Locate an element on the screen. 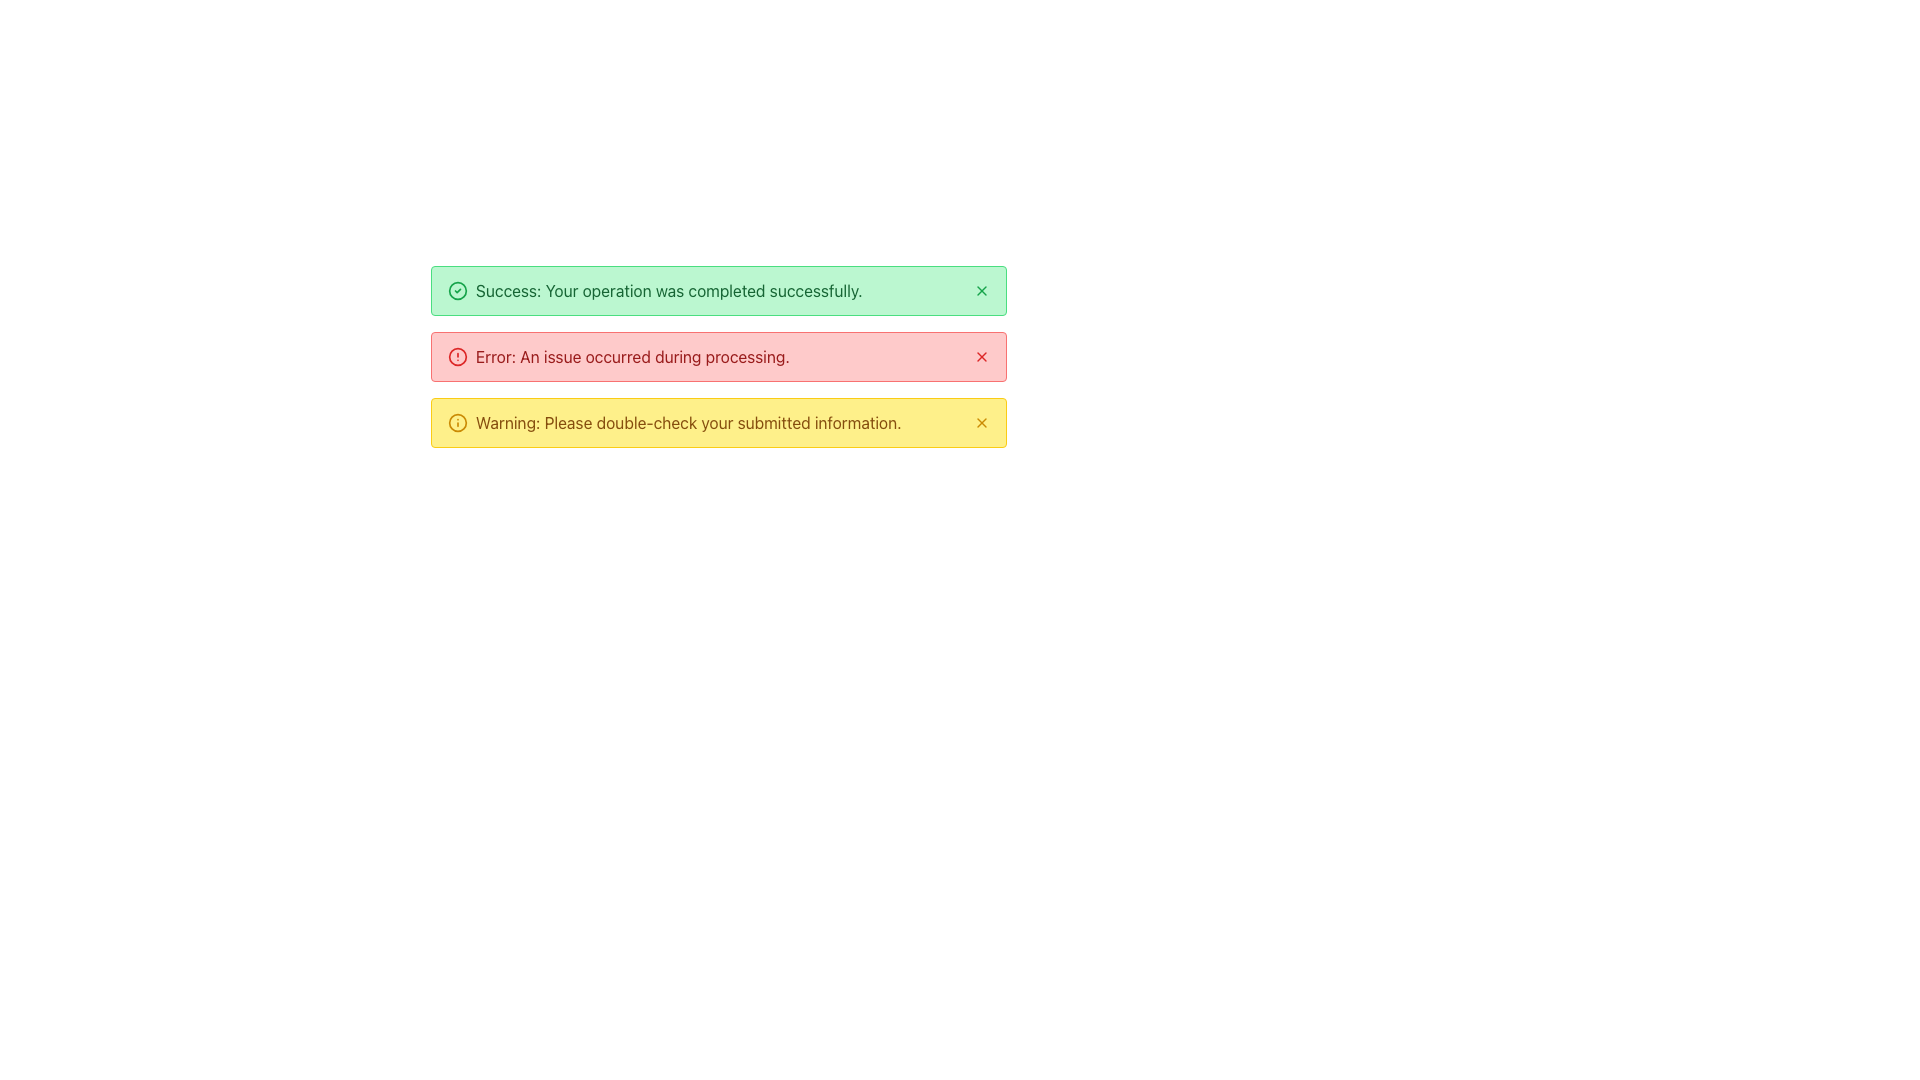 The width and height of the screenshot is (1920, 1080). the text label displaying the message 'Success: Your operation was completed successfully.' with a green font, indicating a successful operation is located at coordinates (669, 290).